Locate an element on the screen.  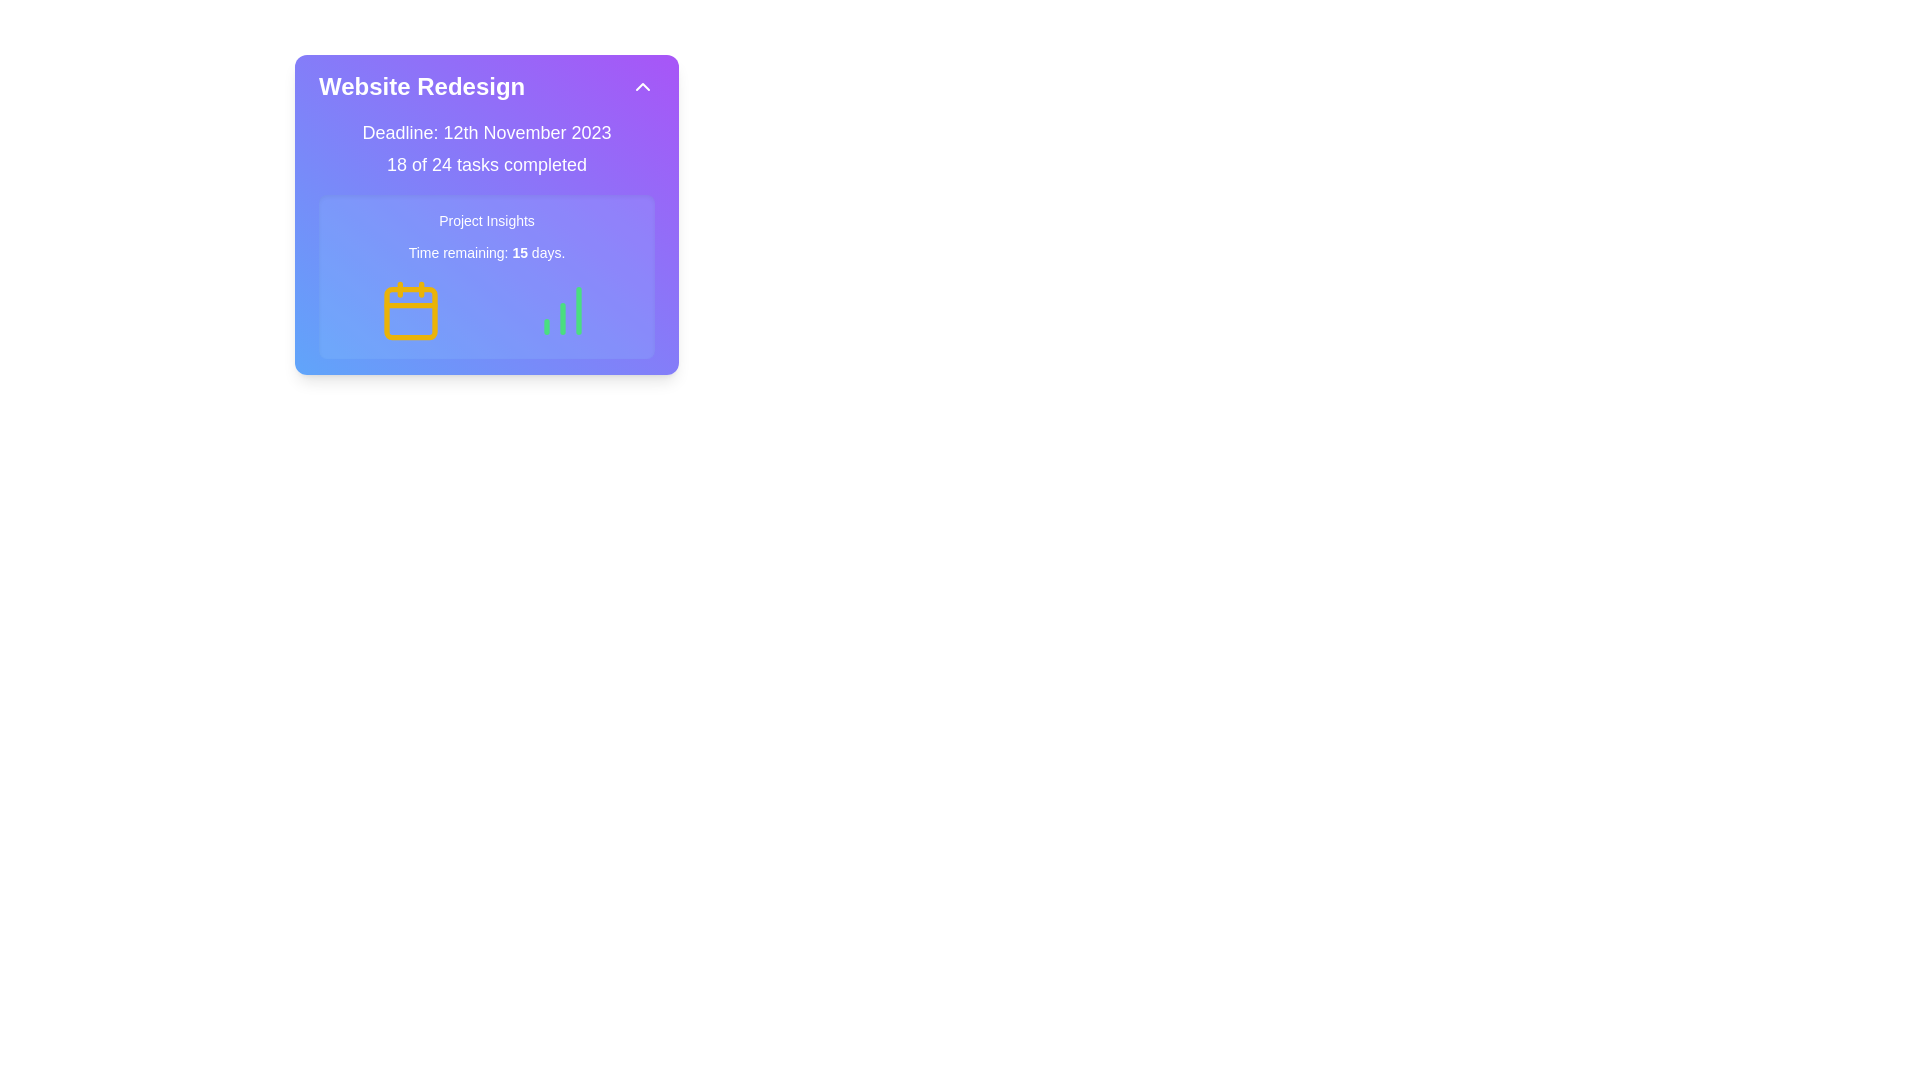
the static text label displaying 'Time remaining: 15 days' within the 'Project Insights' card is located at coordinates (520, 252).